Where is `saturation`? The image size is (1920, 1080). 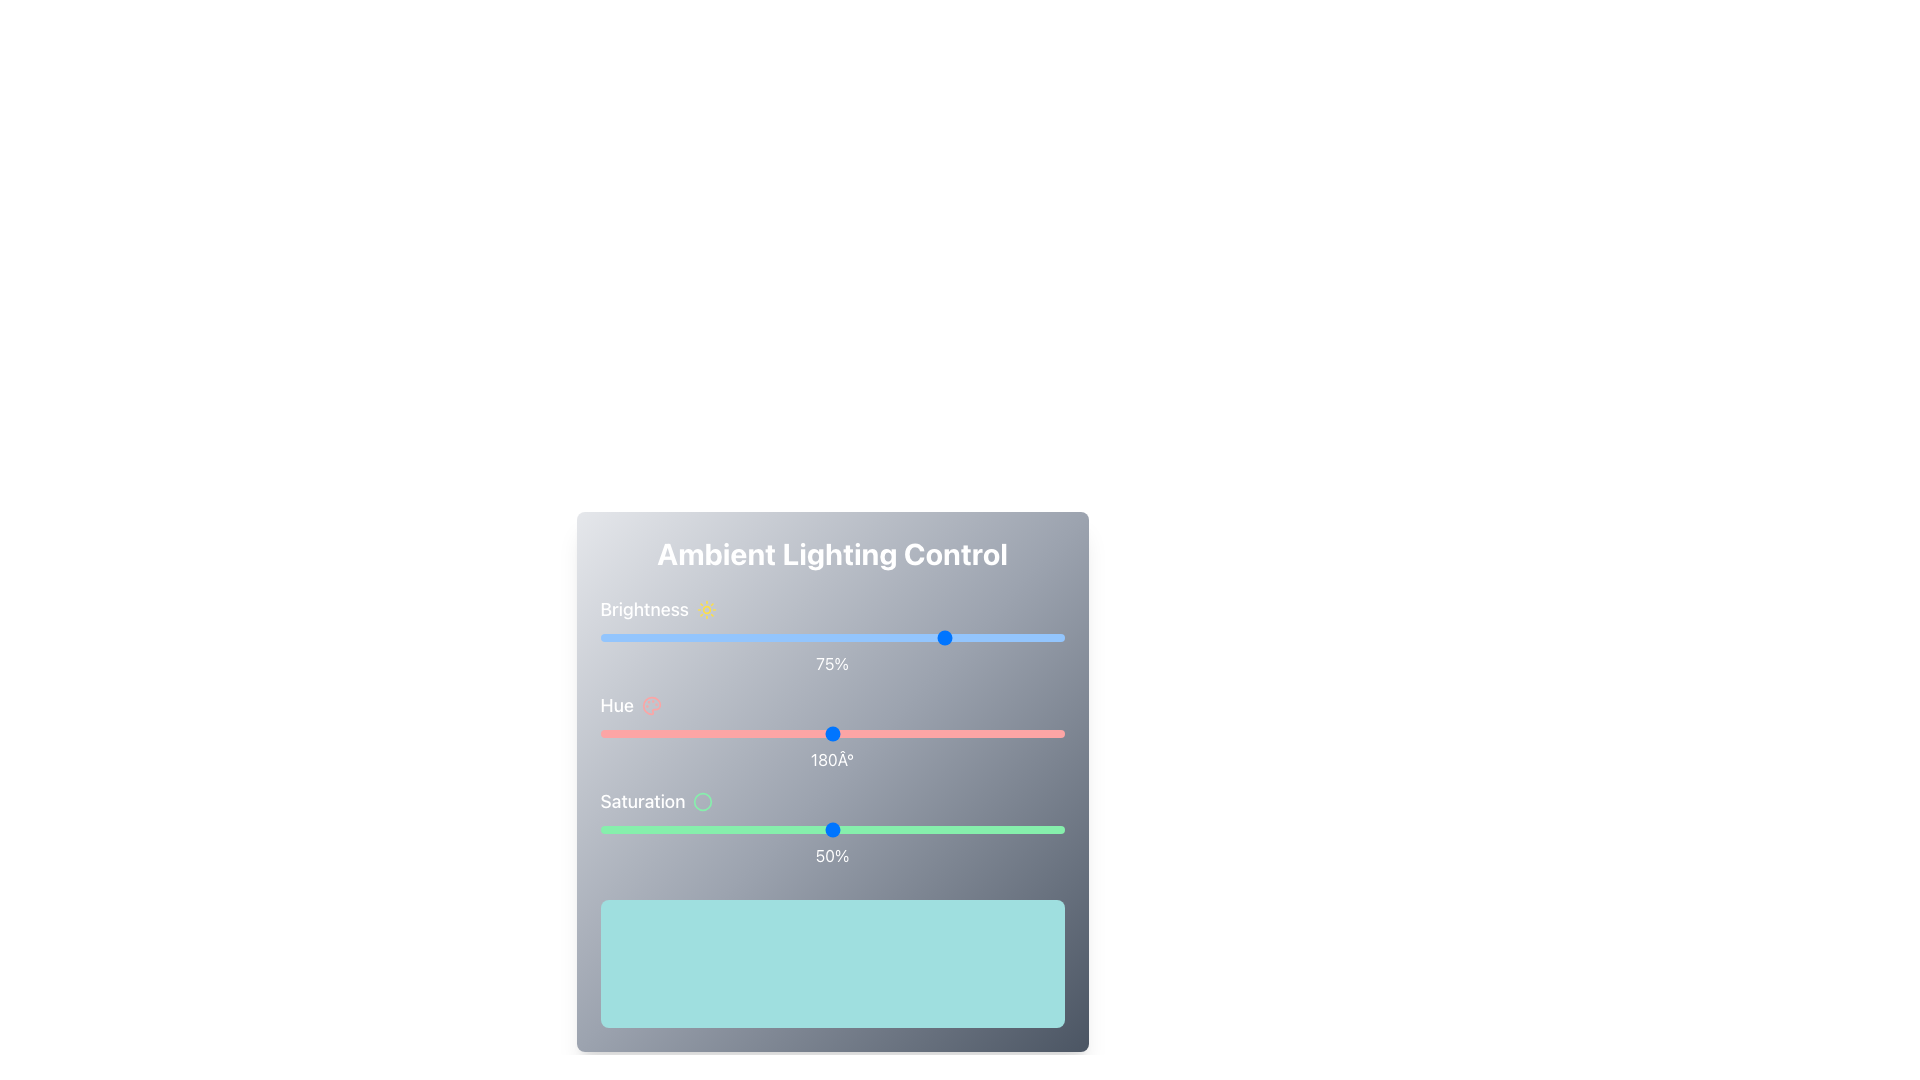 saturation is located at coordinates (864, 829).